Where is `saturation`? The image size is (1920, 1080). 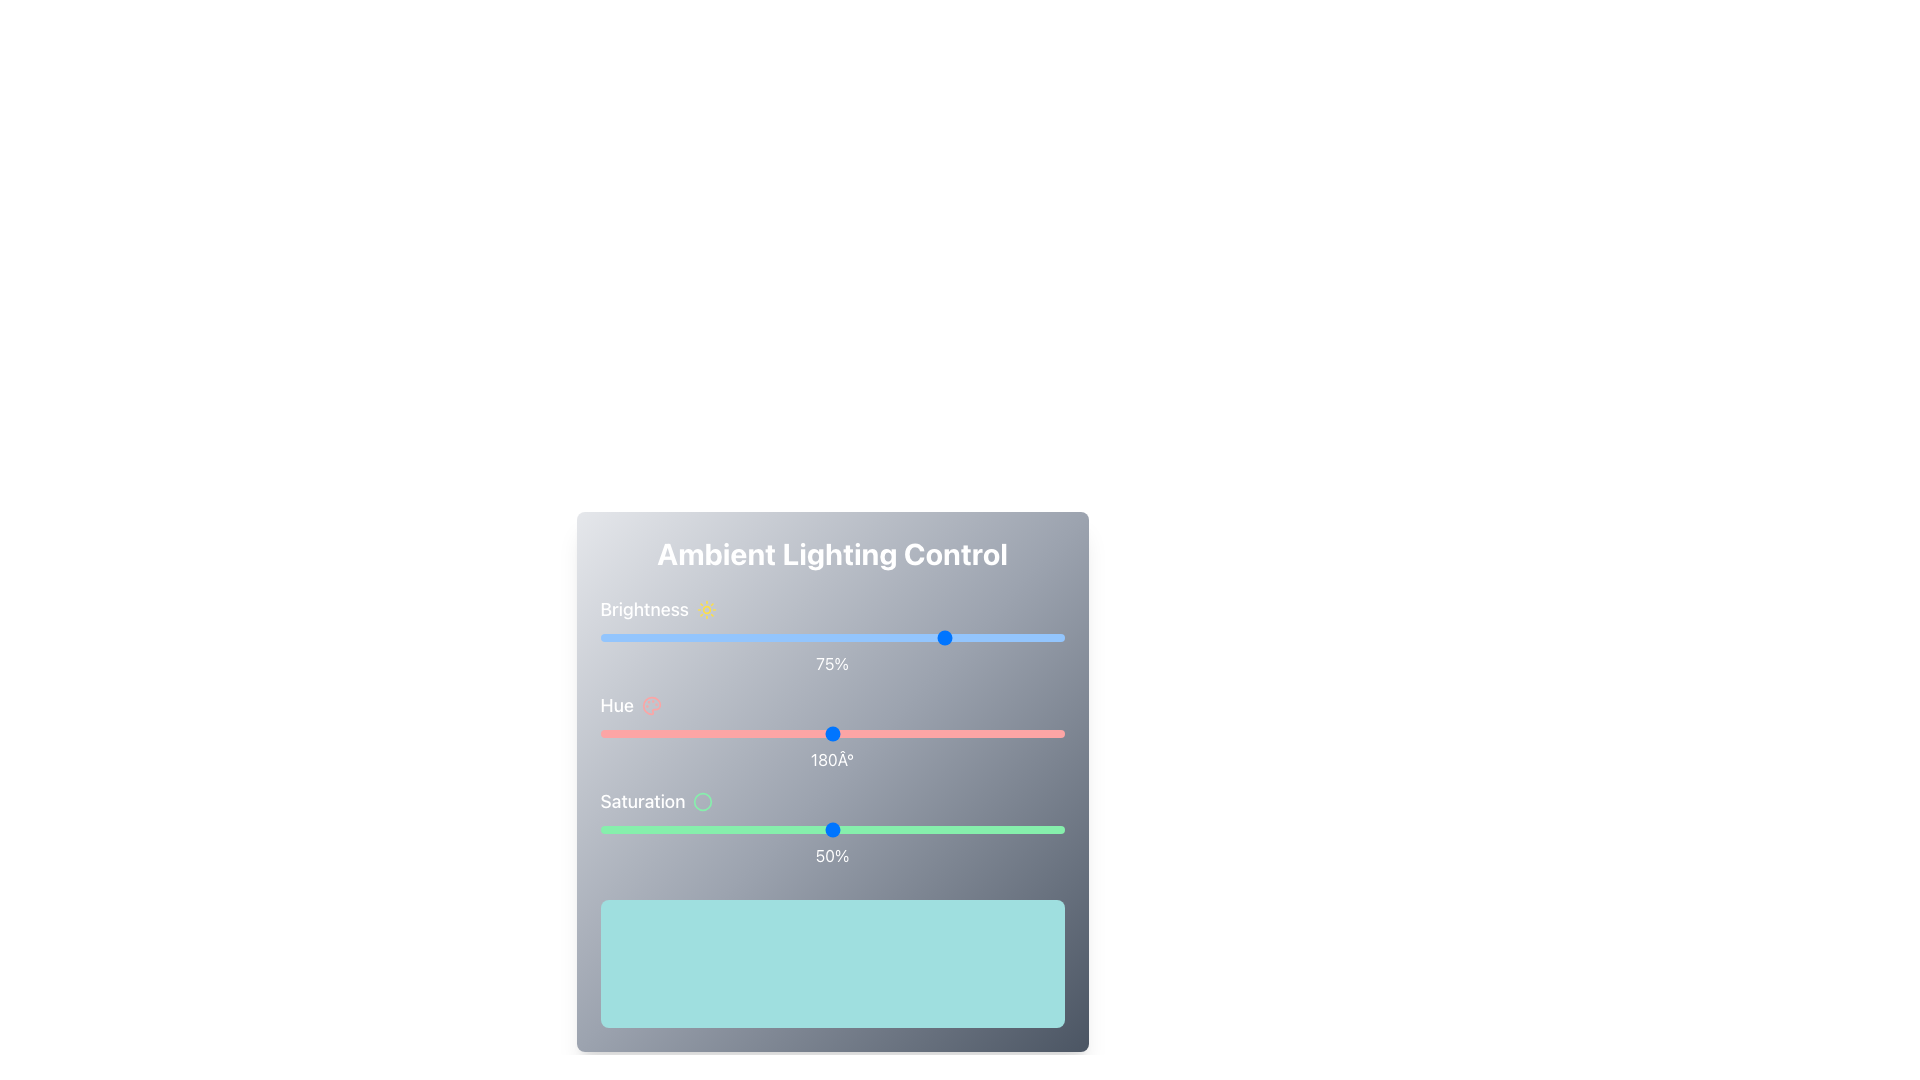 saturation is located at coordinates (864, 829).